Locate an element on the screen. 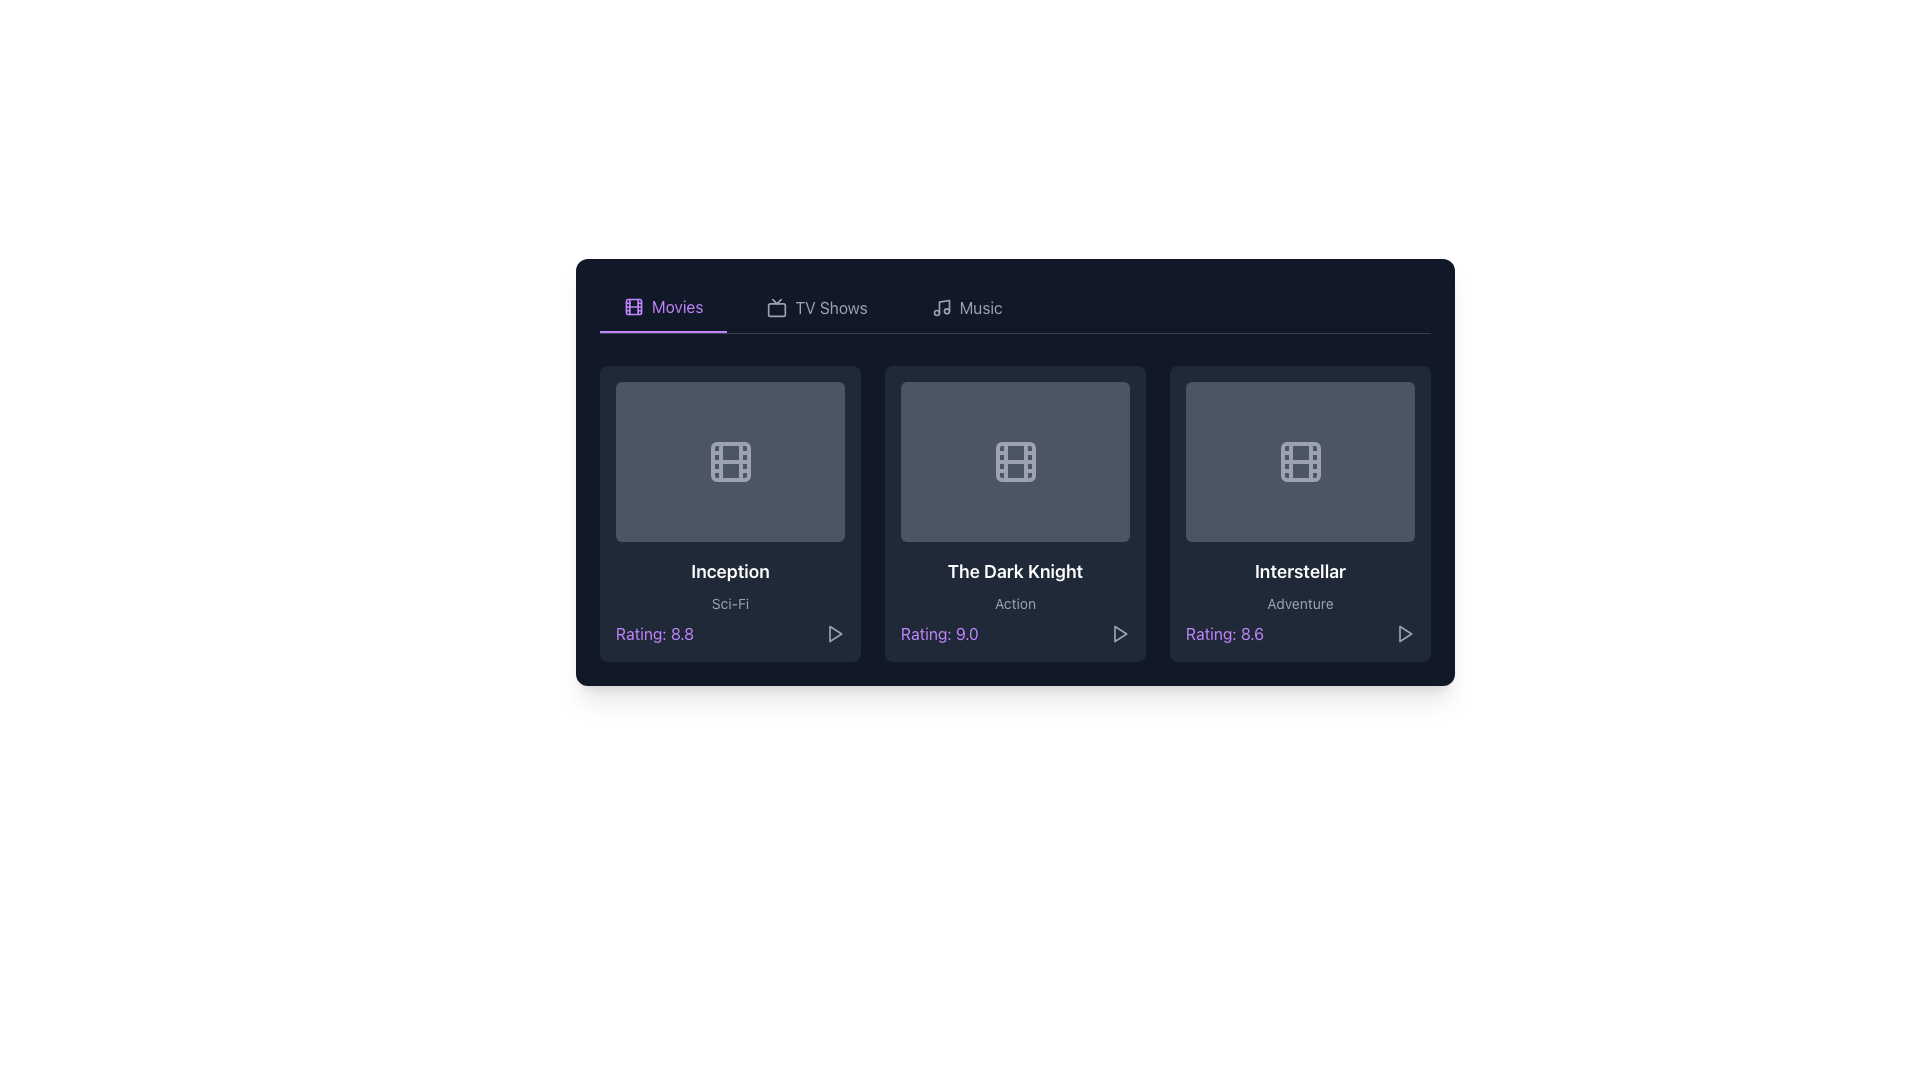  the leftmost Navigation tab in the horizontal navigation bar is located at coordinates (663, 308).